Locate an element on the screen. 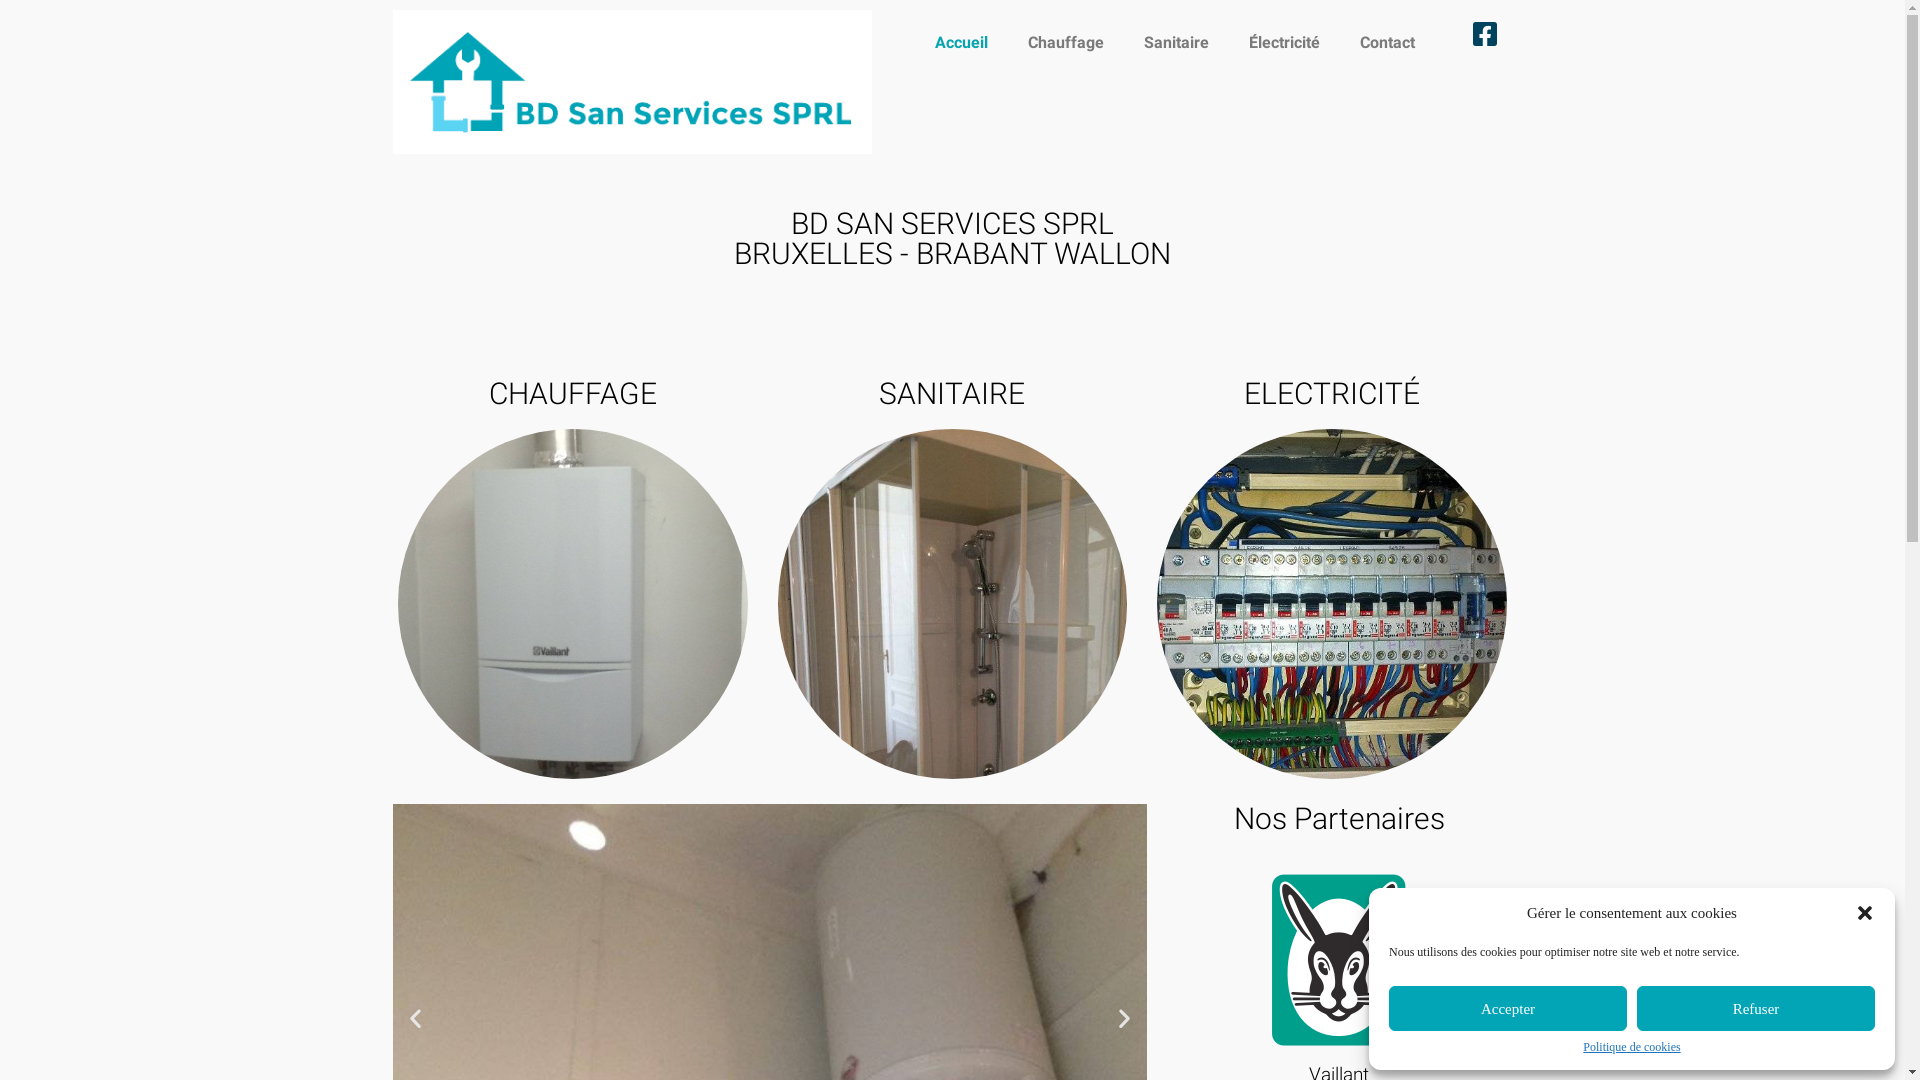 This screenshot has height=1080, width=1920. 'Politique de cookies' is located at coordinates (1631, 1047).